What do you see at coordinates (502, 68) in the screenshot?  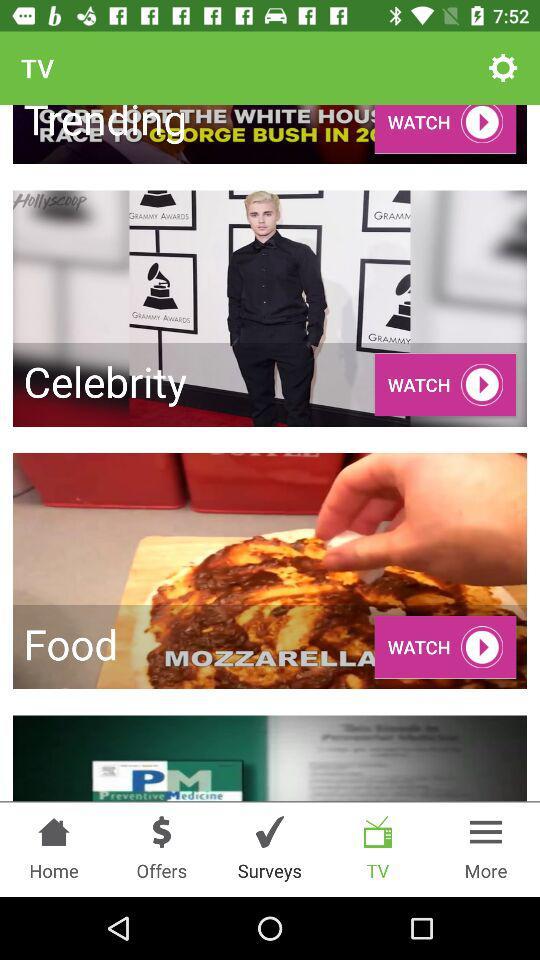 I see `app next to the tv icon` at bounding box center [502, 68].